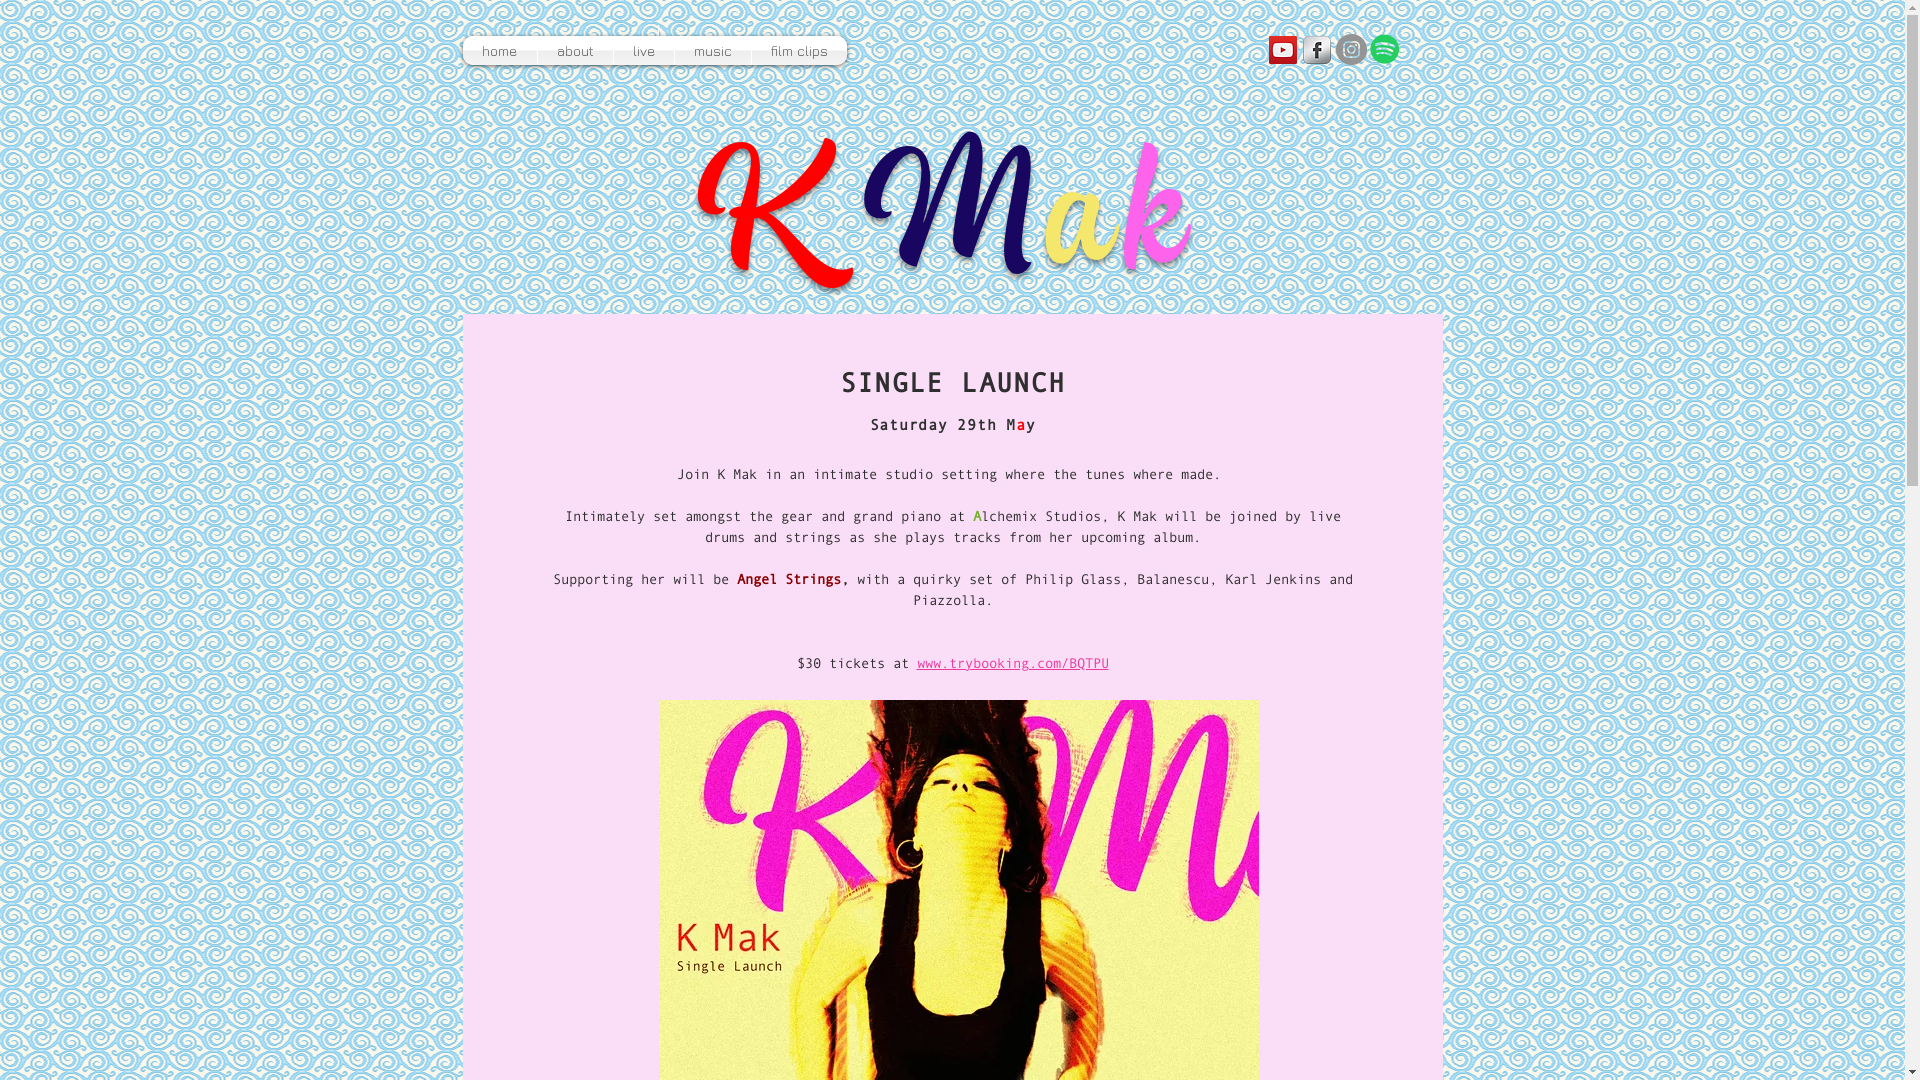  What do you see at coordinates (798, 49) in the screenshot?
I see `'film clips'` at bounding box center [798, 49].